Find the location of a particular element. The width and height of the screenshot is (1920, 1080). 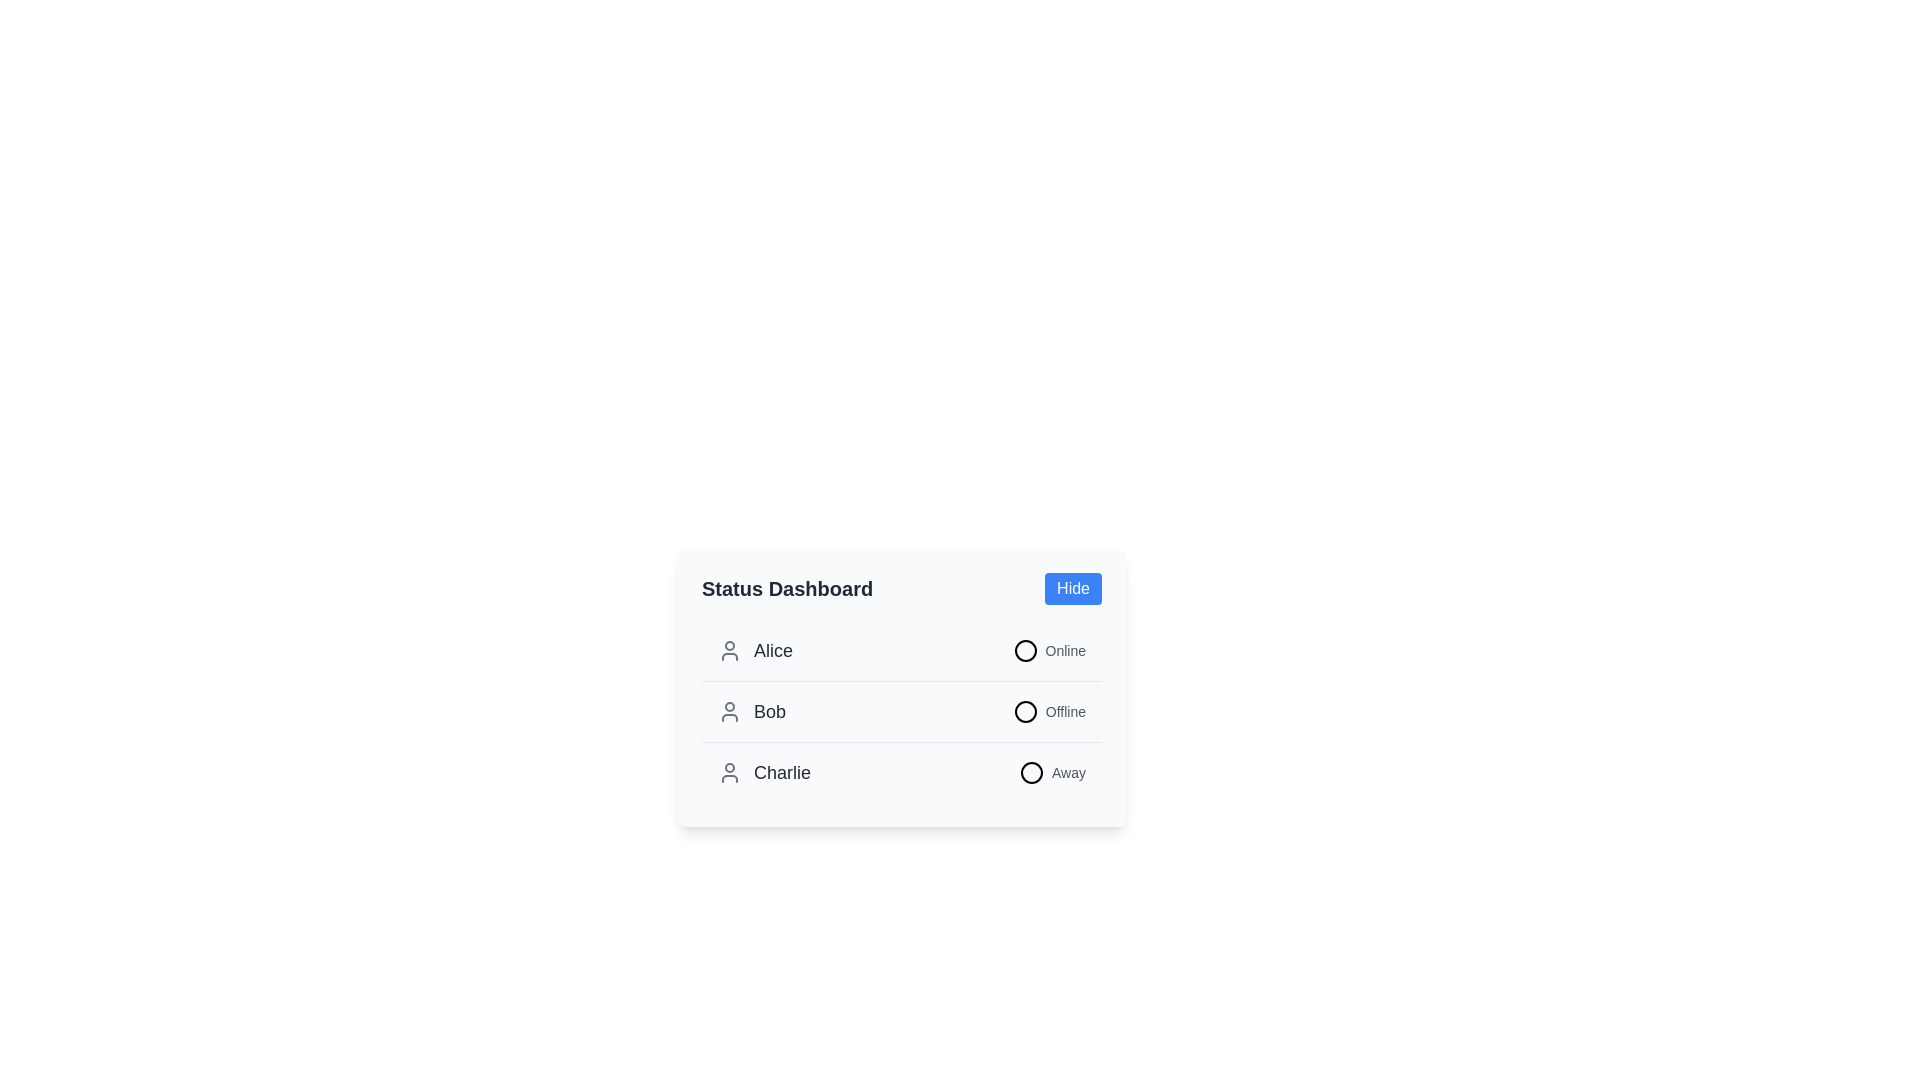

the first user row component in the contact list is located at coordinates (901, 651).